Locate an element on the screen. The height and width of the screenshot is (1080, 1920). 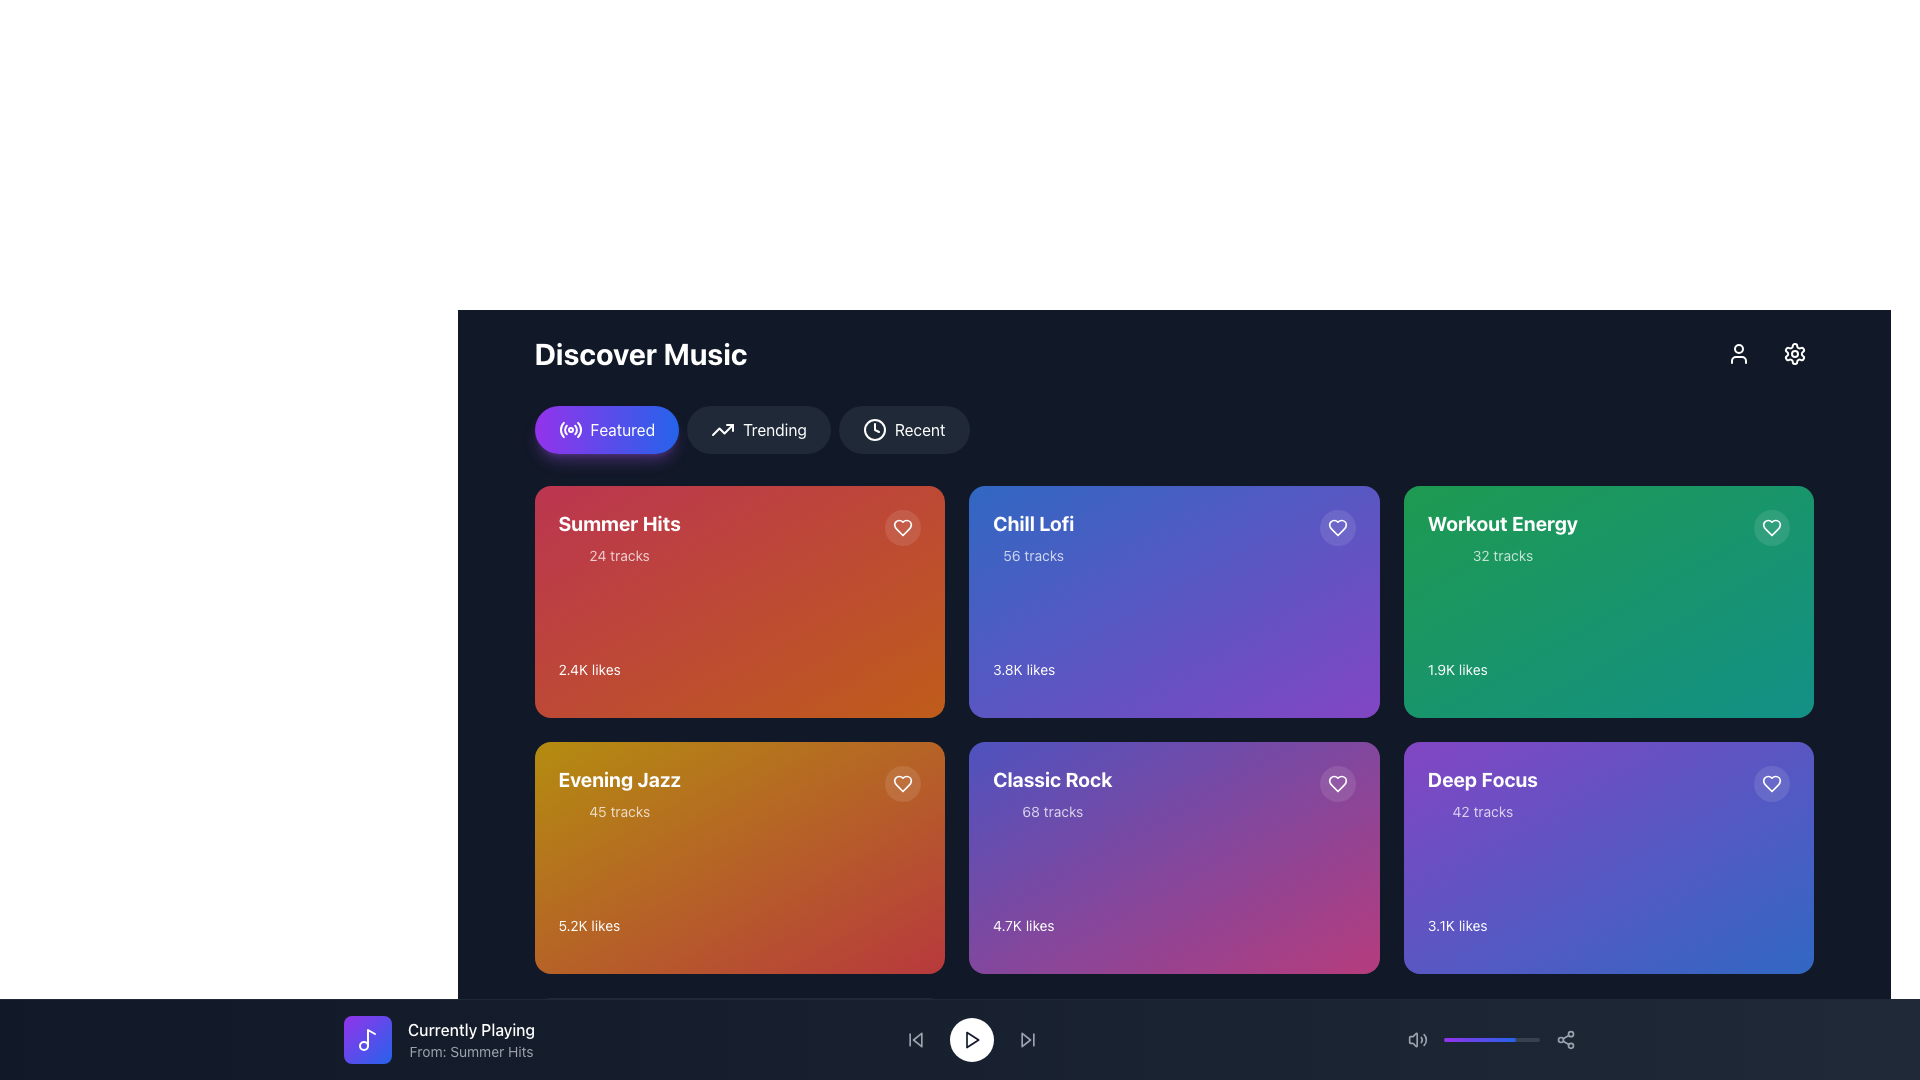
the Text Label that informs users about the currently playing media, located at the bottom center of the interface above the 'From: Summer Hits' text is located at coordinates (470, 1029).